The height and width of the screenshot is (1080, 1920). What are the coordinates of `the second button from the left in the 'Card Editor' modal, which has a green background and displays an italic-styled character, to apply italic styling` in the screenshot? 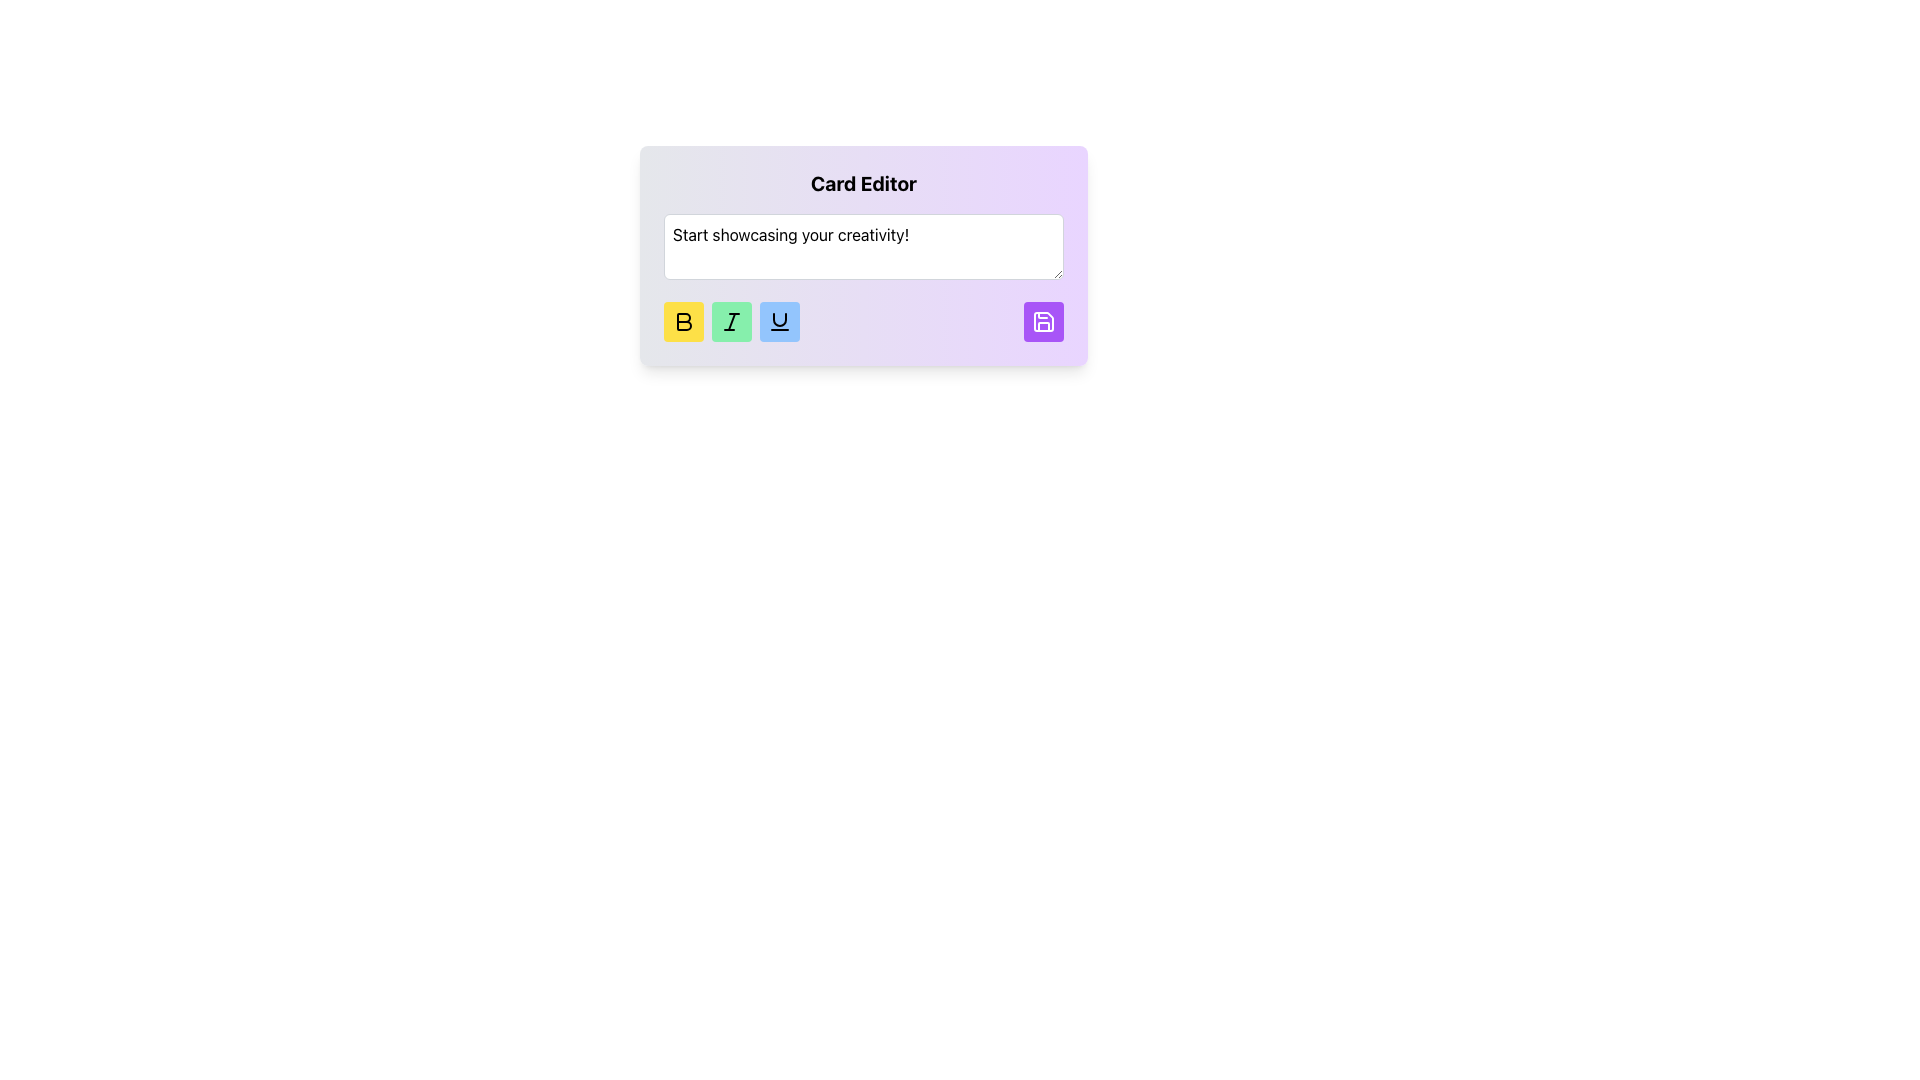 It's located at (730, 320).